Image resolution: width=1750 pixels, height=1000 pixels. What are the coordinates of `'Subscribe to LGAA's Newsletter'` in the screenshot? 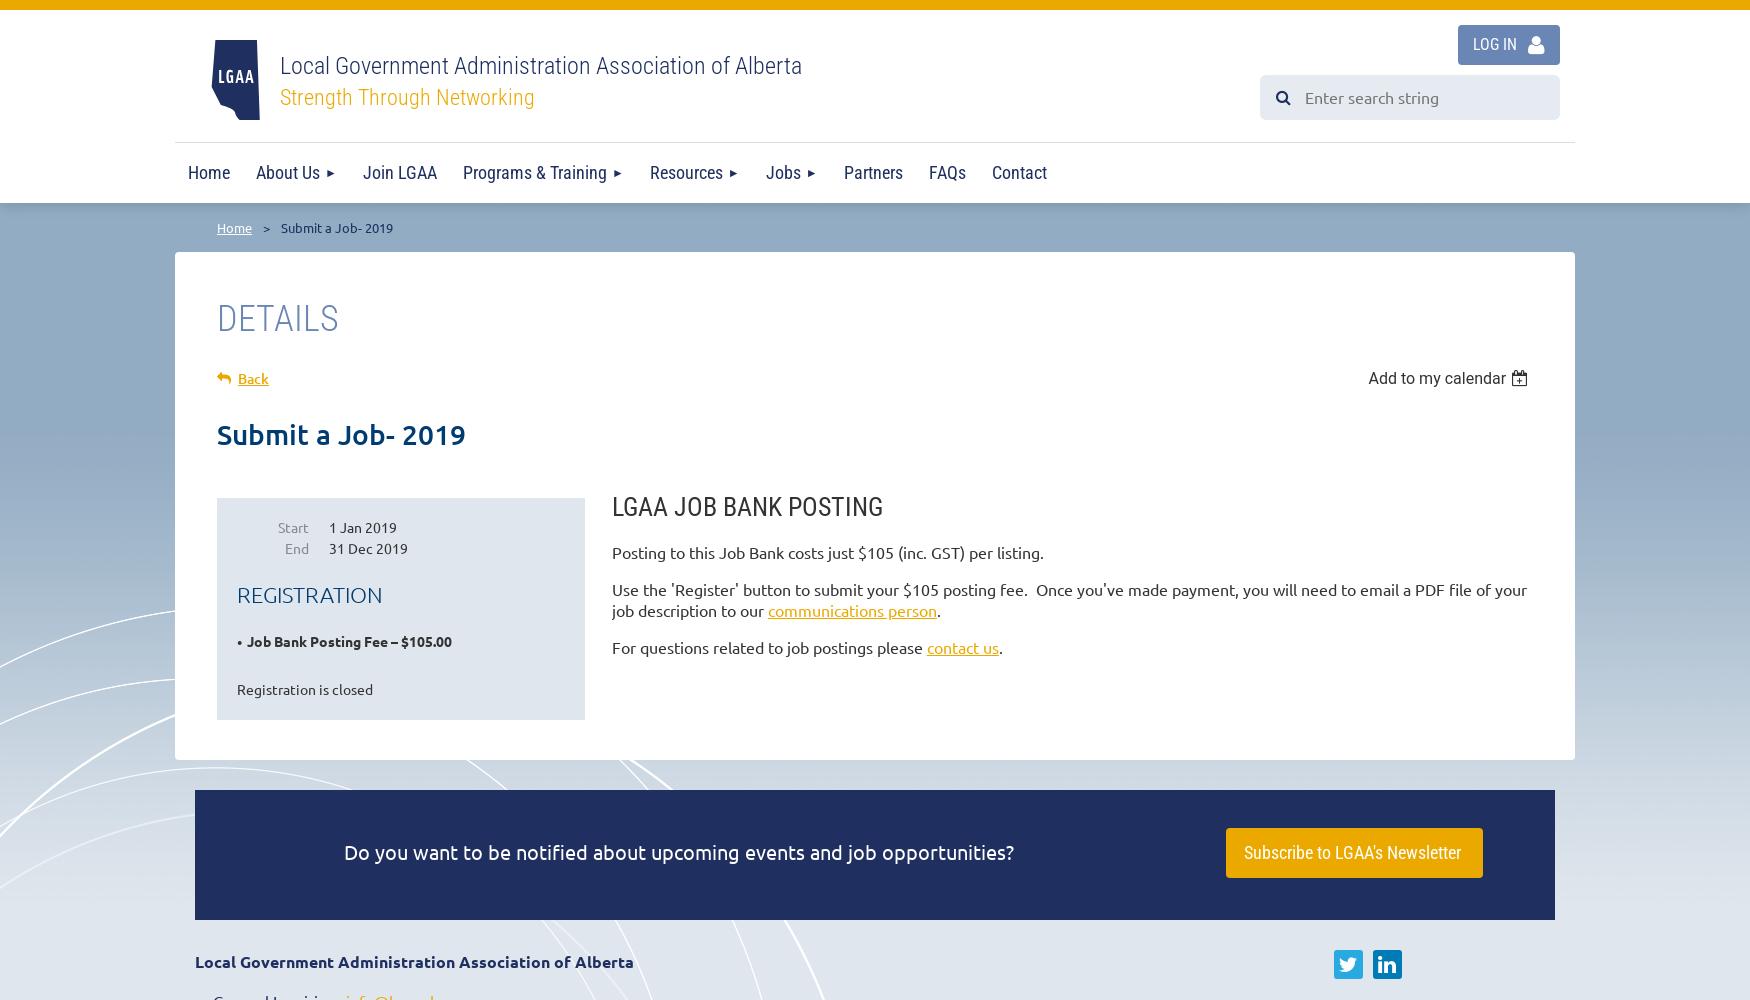 It's located at (1353, 851).